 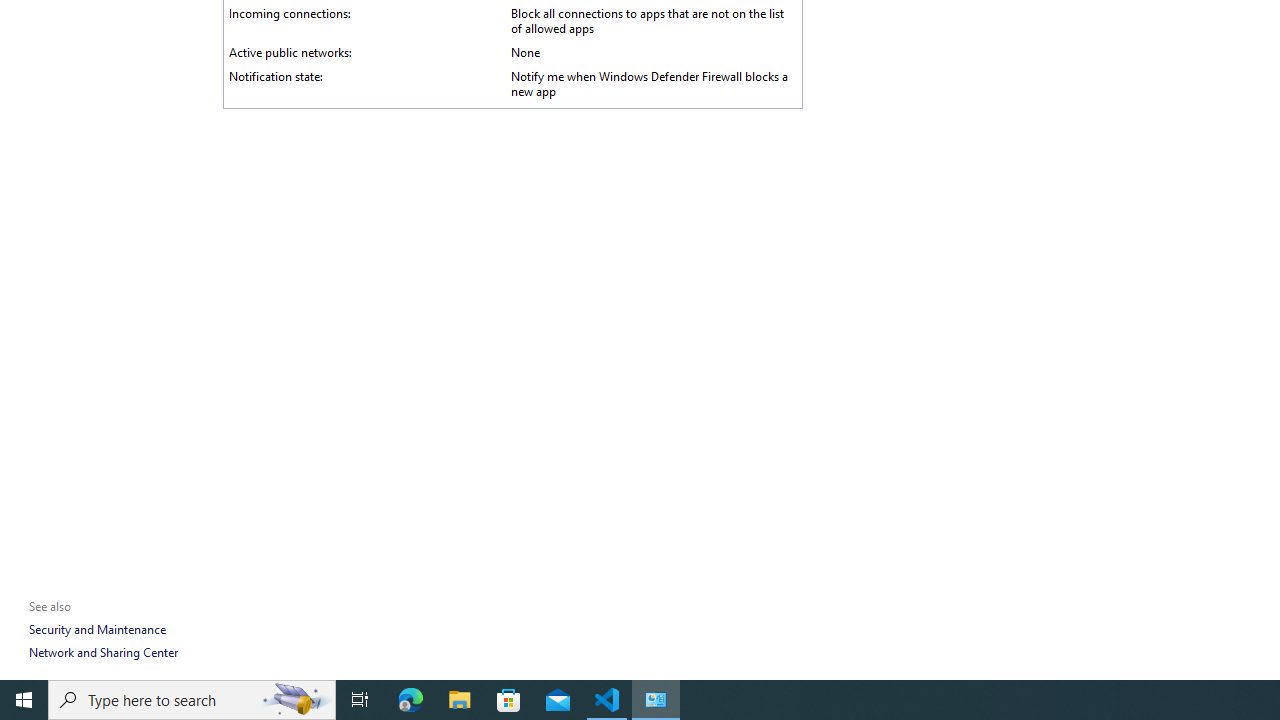 I want to click on 'Task View', so click(x=359, y=698).